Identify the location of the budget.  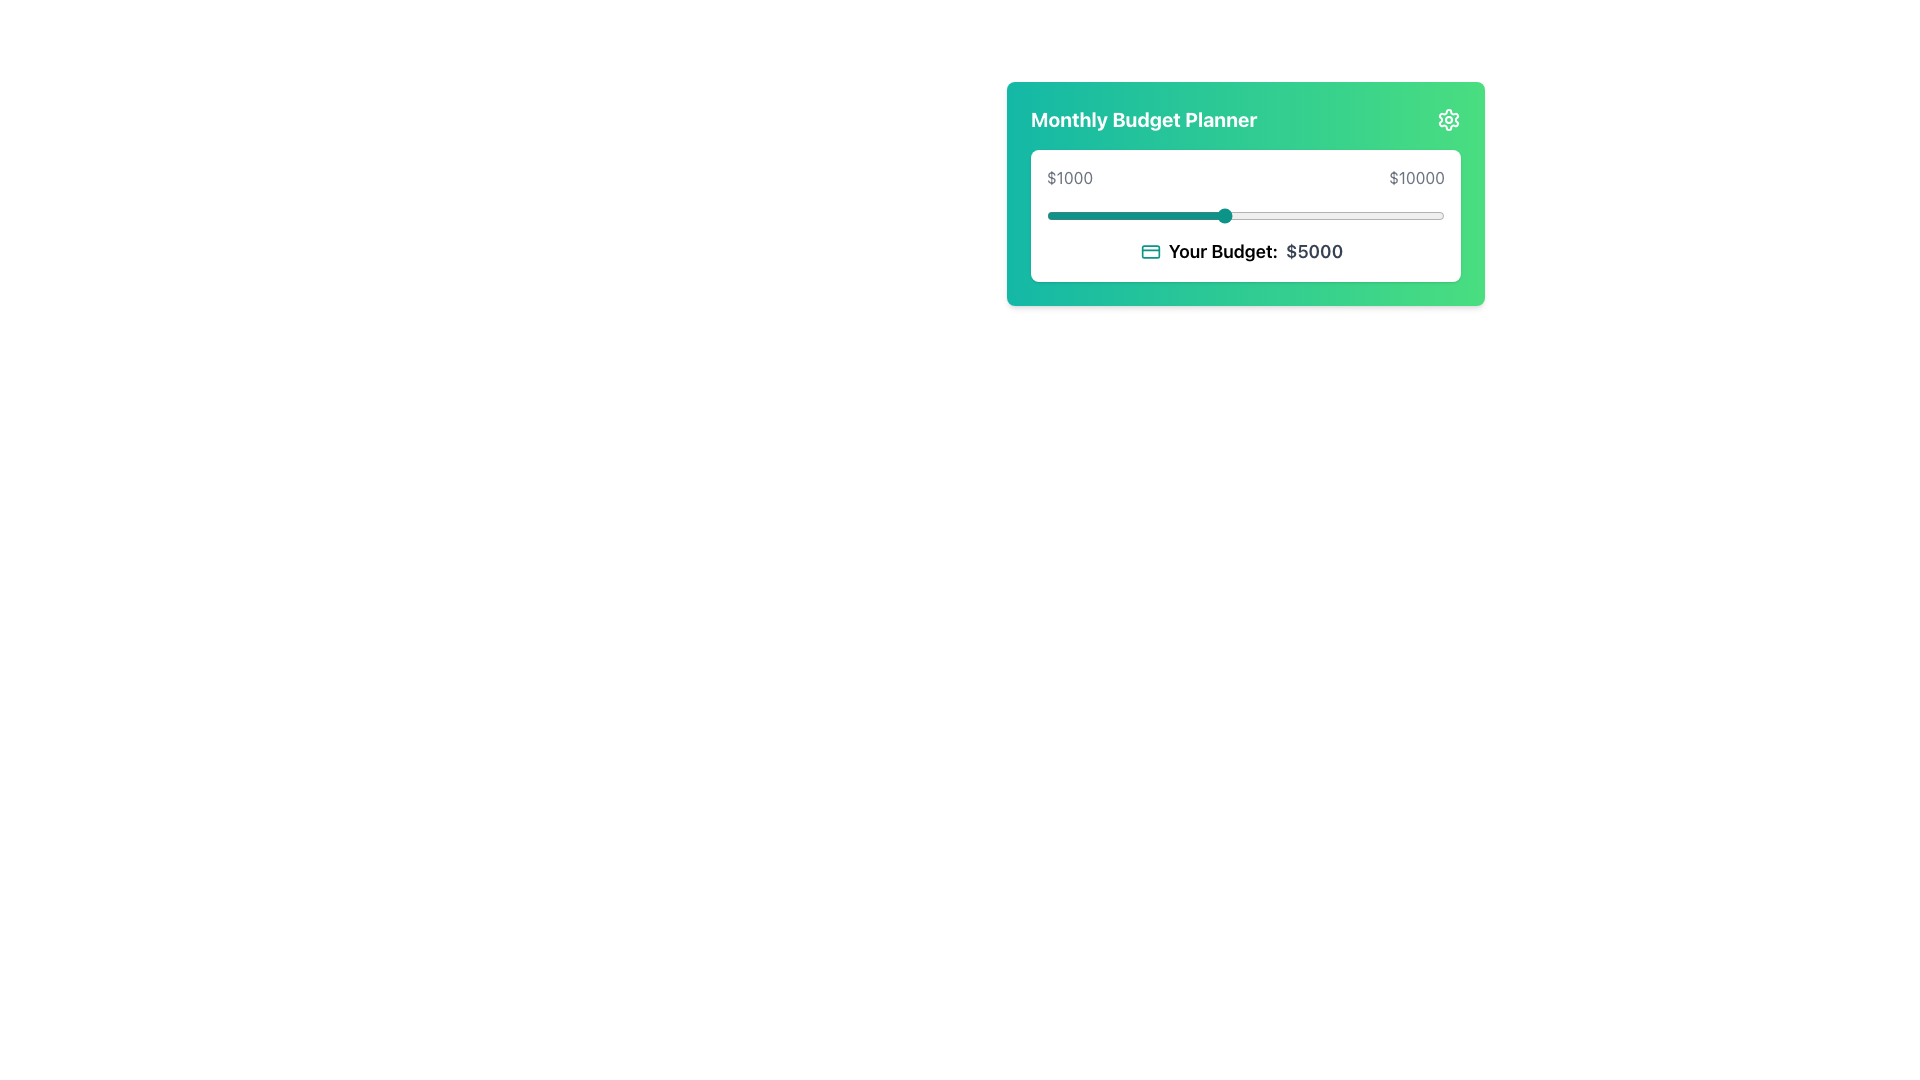
(1095, 216).